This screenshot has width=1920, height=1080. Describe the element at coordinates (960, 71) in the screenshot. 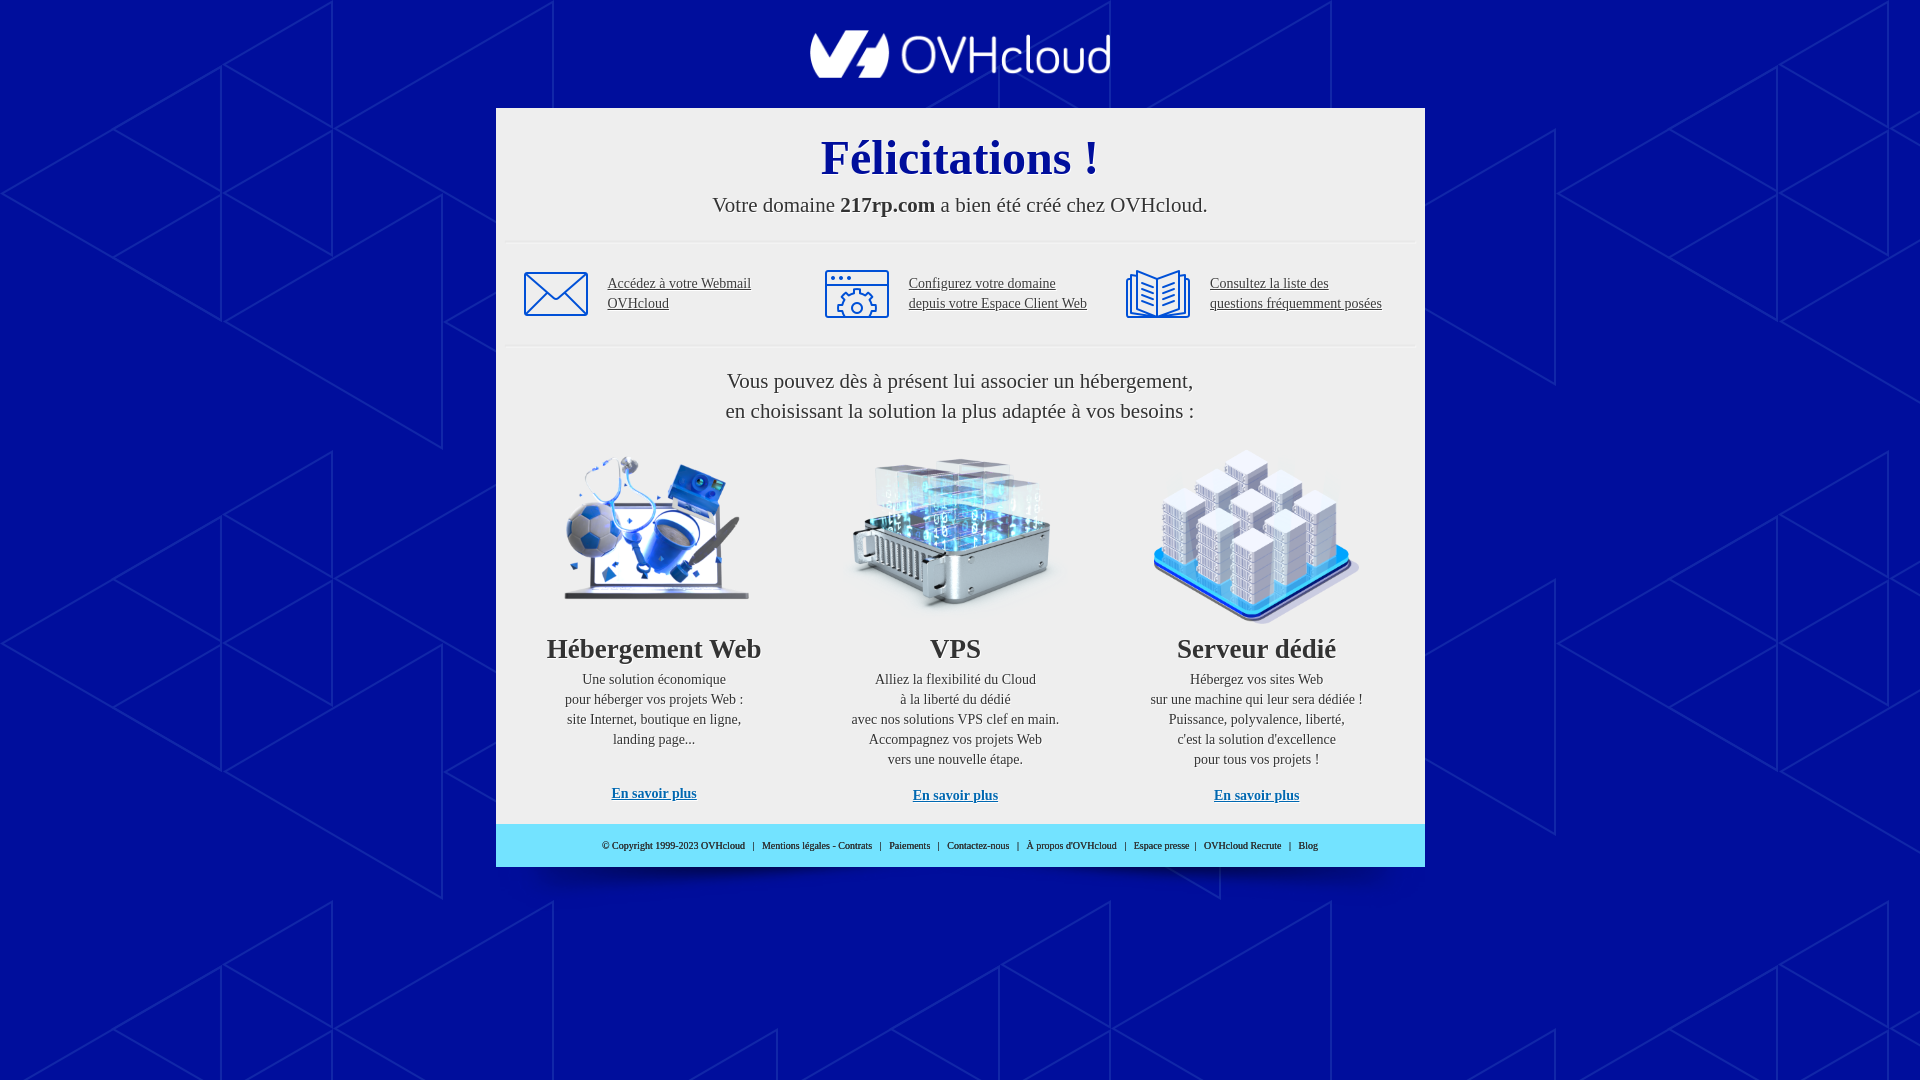

I see `'OVHcloud'` at that location.